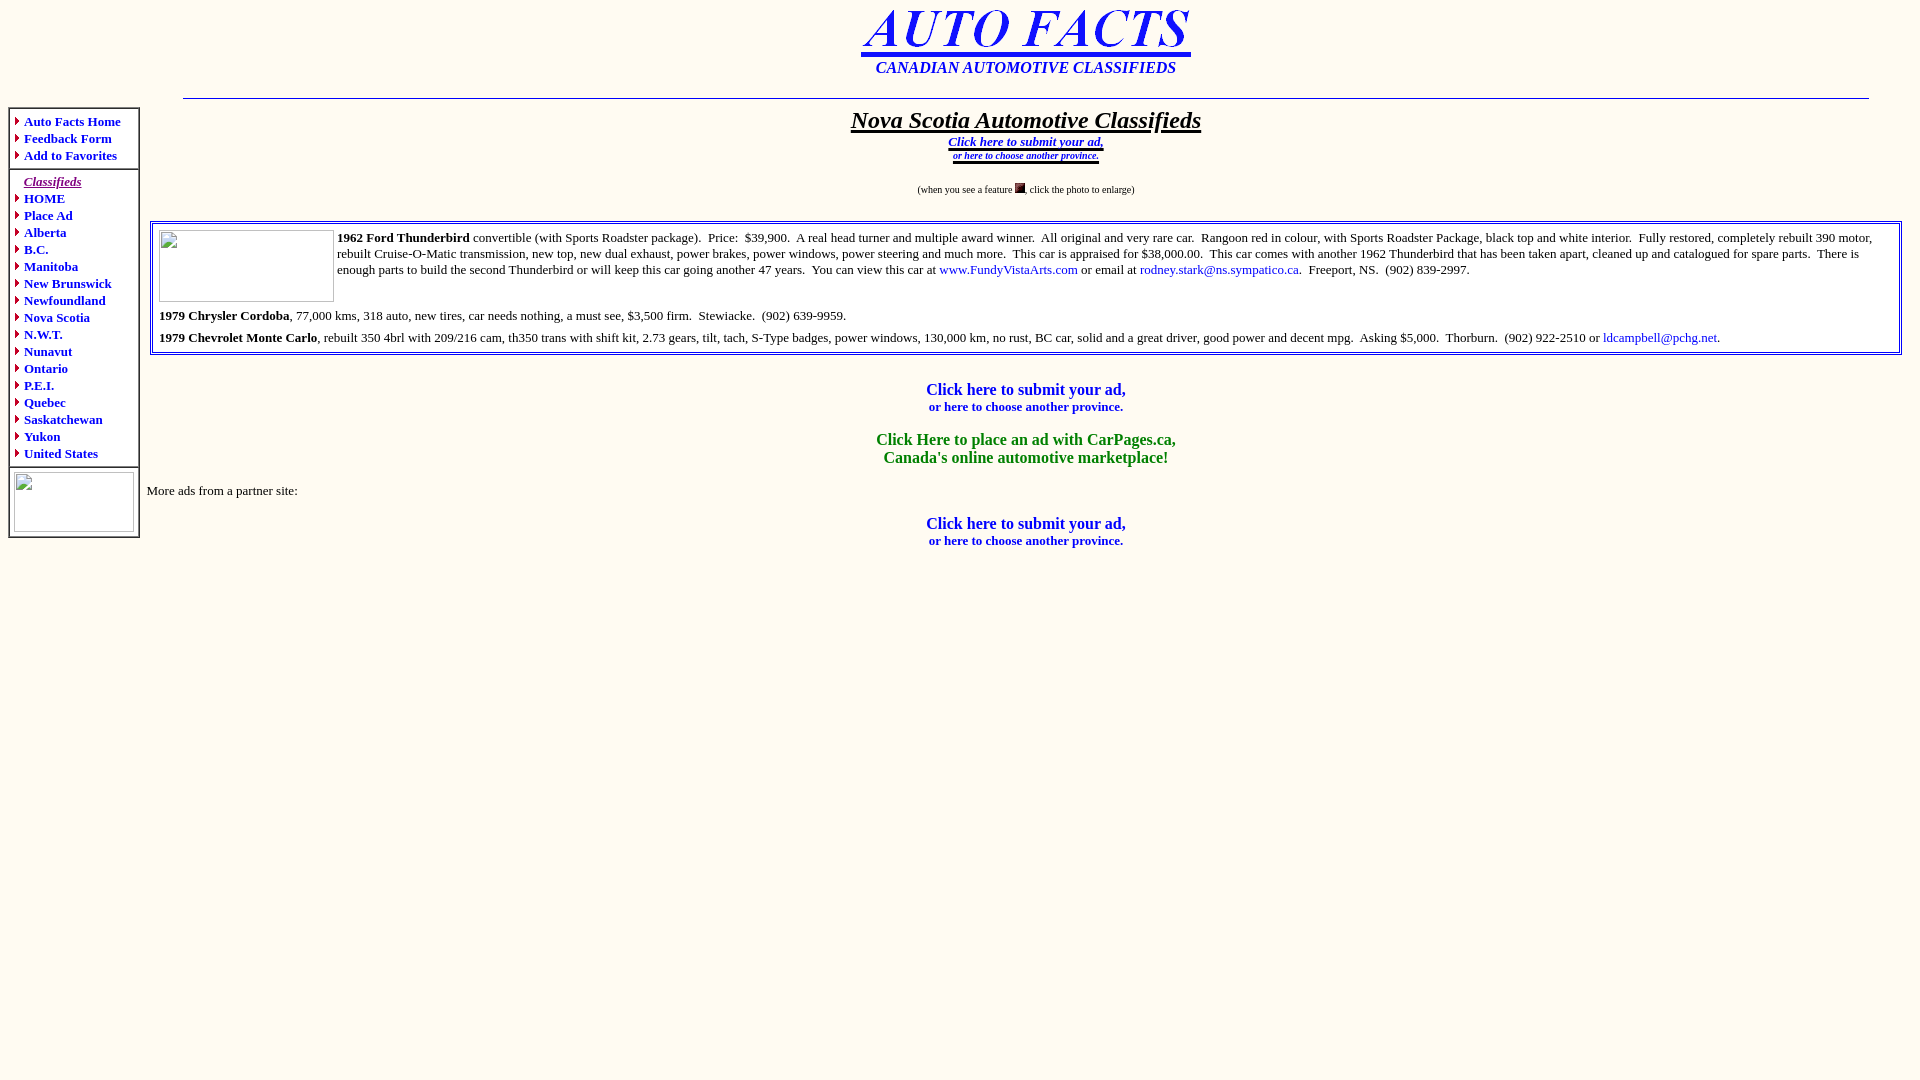 This screenshot has width=1920, height=1080. Describe the element at coordinates (14, 333) in the screenshot. I see `'N.W.T.'` at that location.